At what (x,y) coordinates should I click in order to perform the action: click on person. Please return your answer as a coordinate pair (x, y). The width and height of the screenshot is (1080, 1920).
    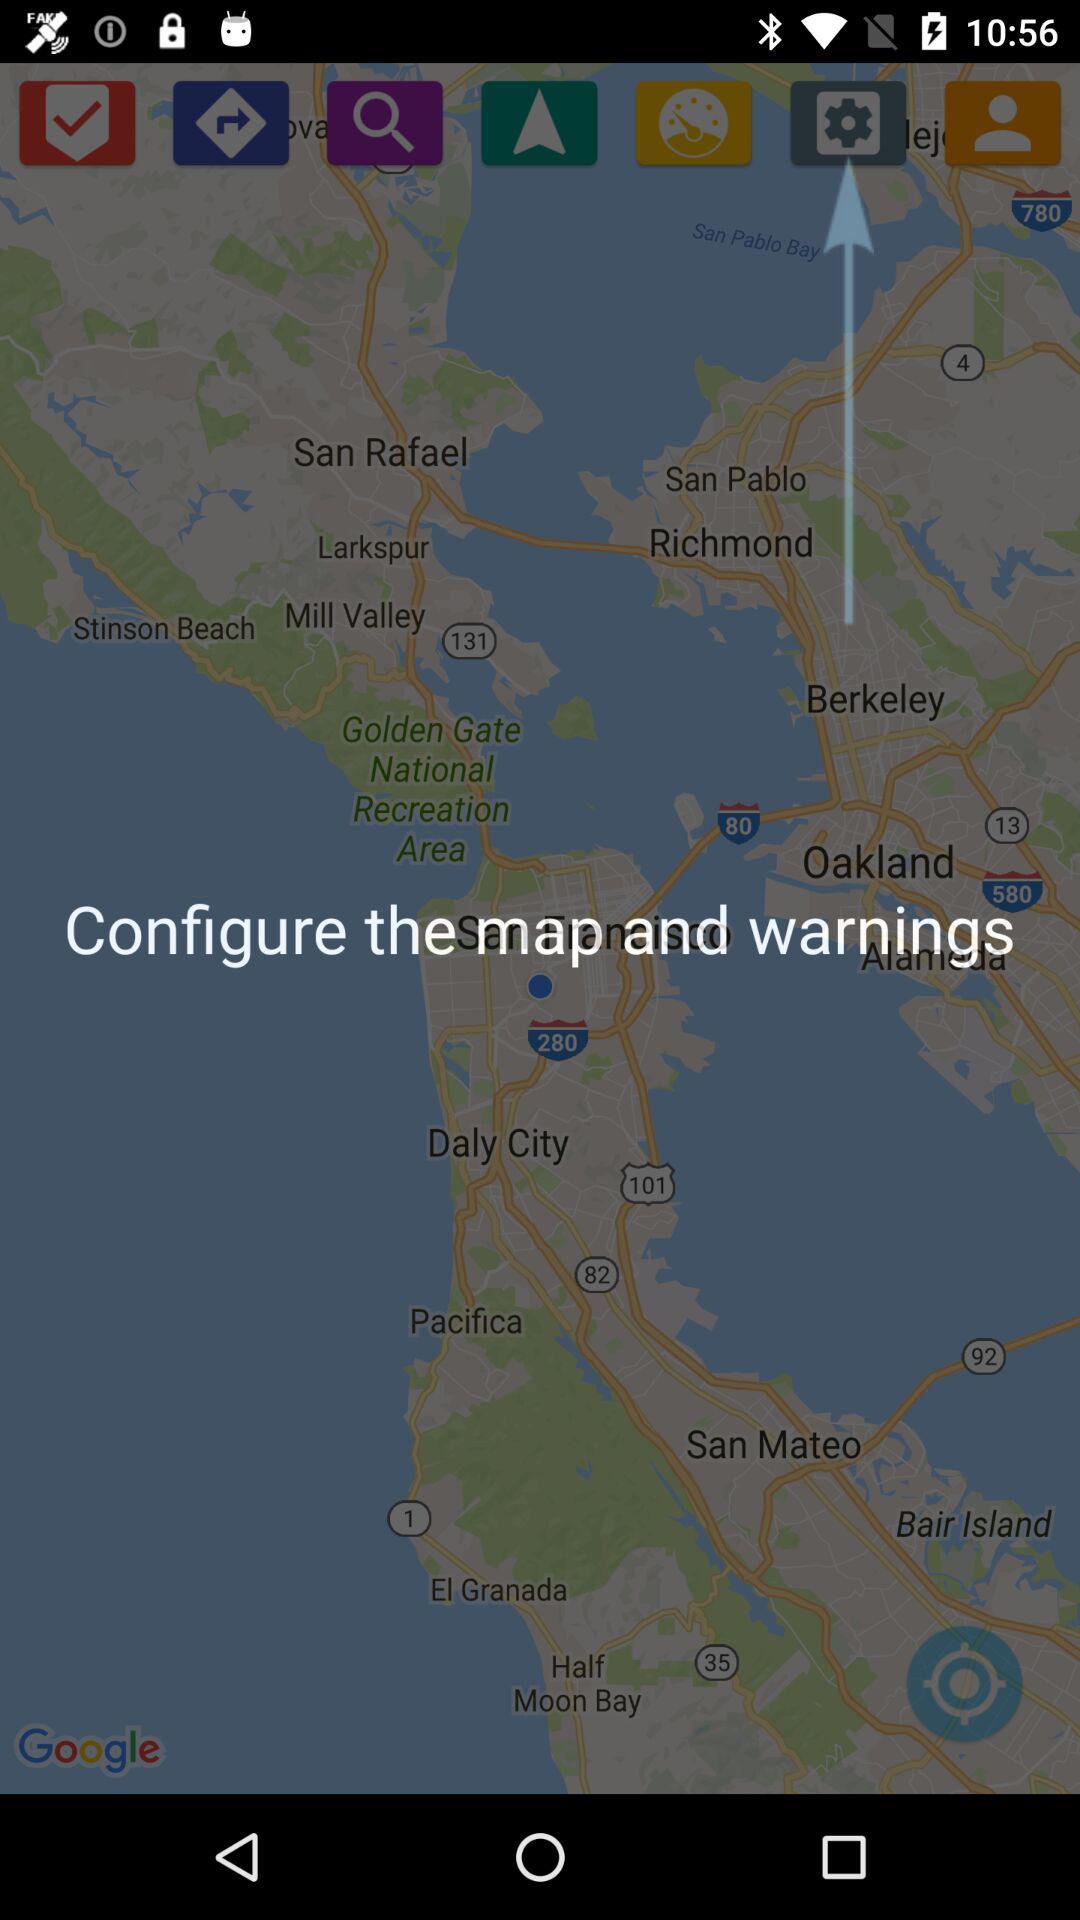
    Looking at the image, I should click on (1002, 121).